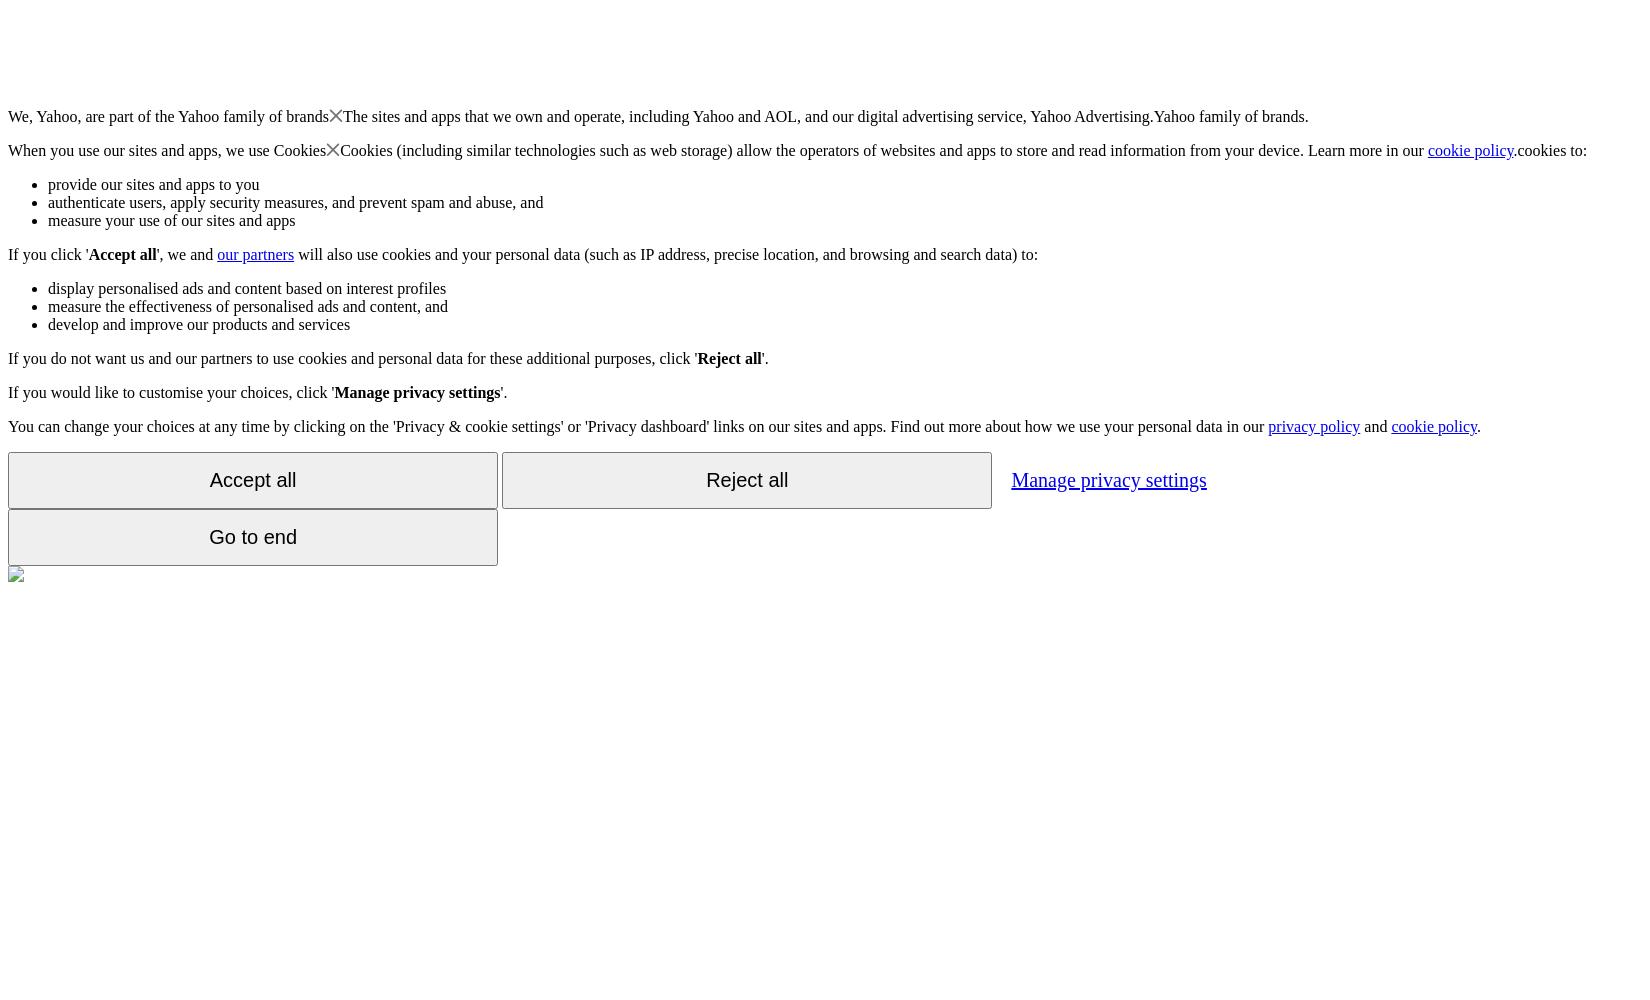  Describe the element at coordinates (1173, 115) in the screenshot. I see `'Yahoo'` at that location.